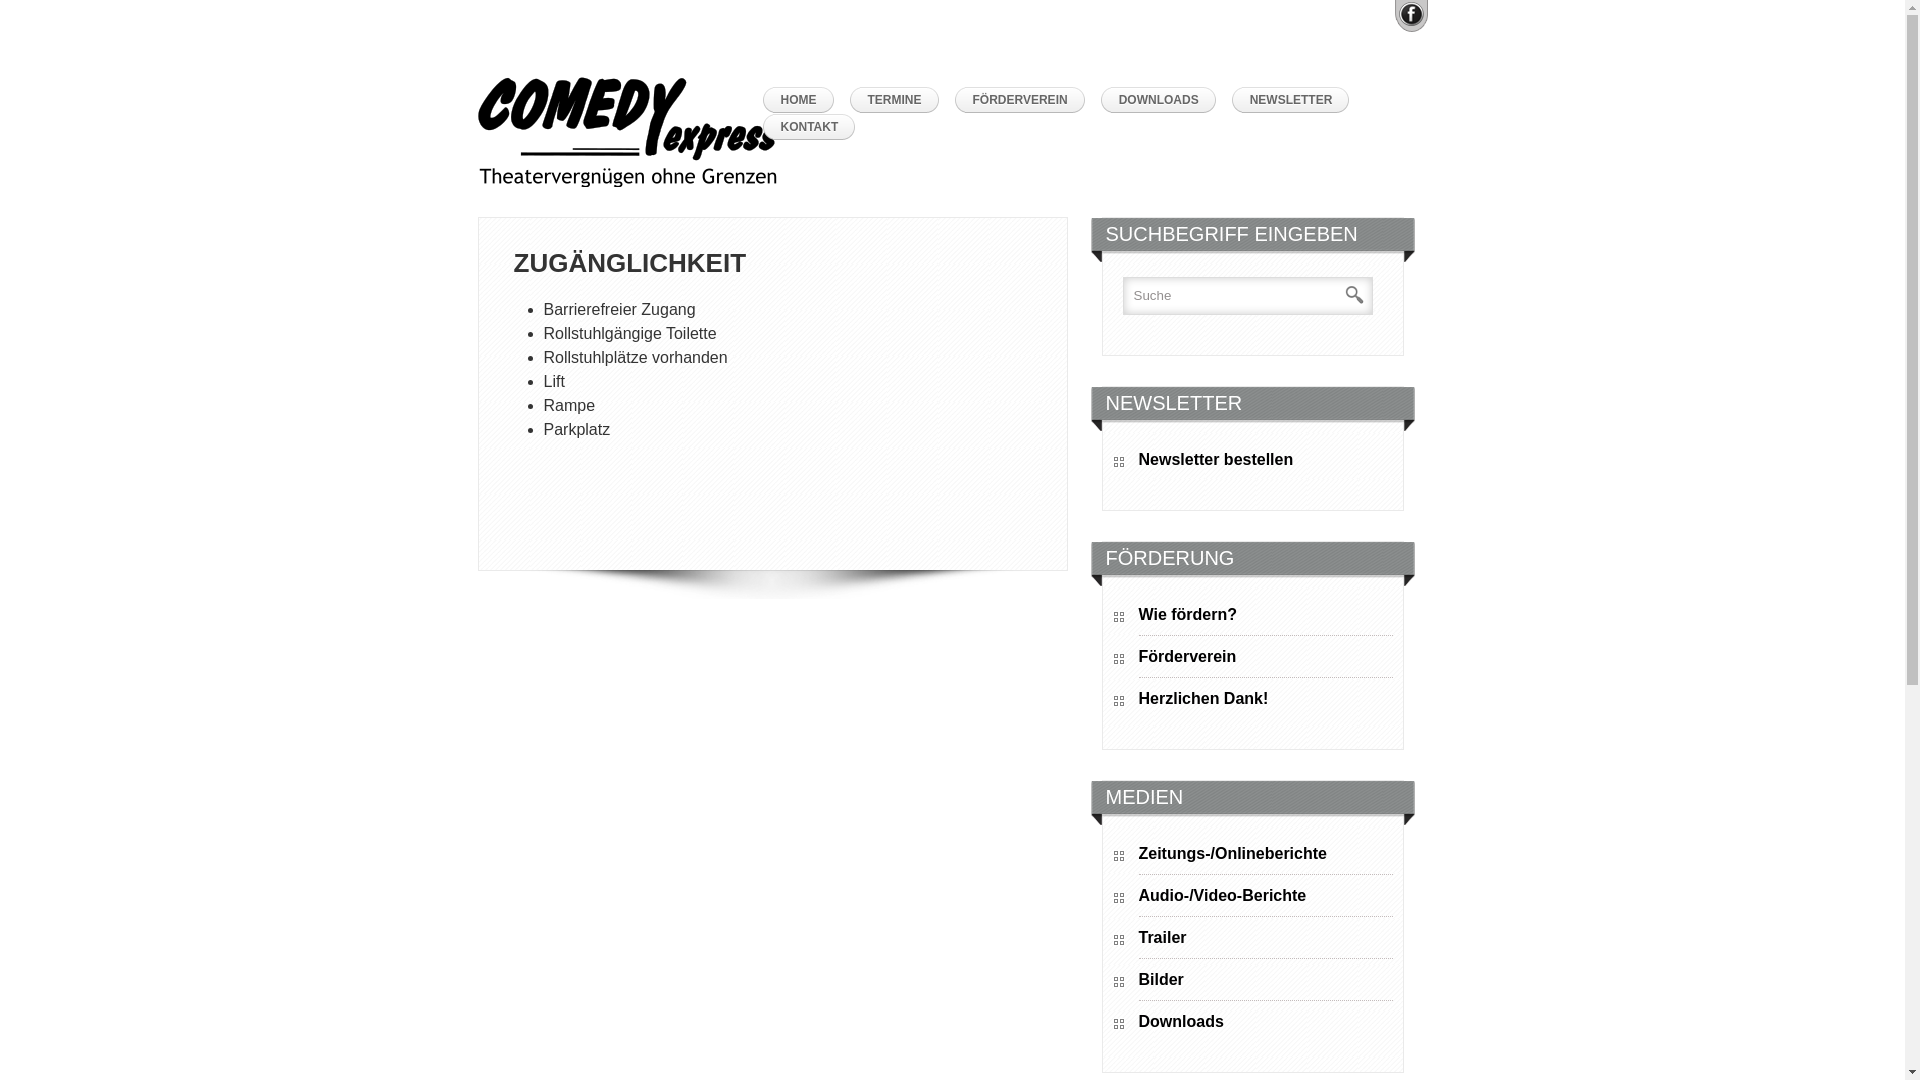  I want to click on 'Herzlichen Dank!', so click(1137, 701).